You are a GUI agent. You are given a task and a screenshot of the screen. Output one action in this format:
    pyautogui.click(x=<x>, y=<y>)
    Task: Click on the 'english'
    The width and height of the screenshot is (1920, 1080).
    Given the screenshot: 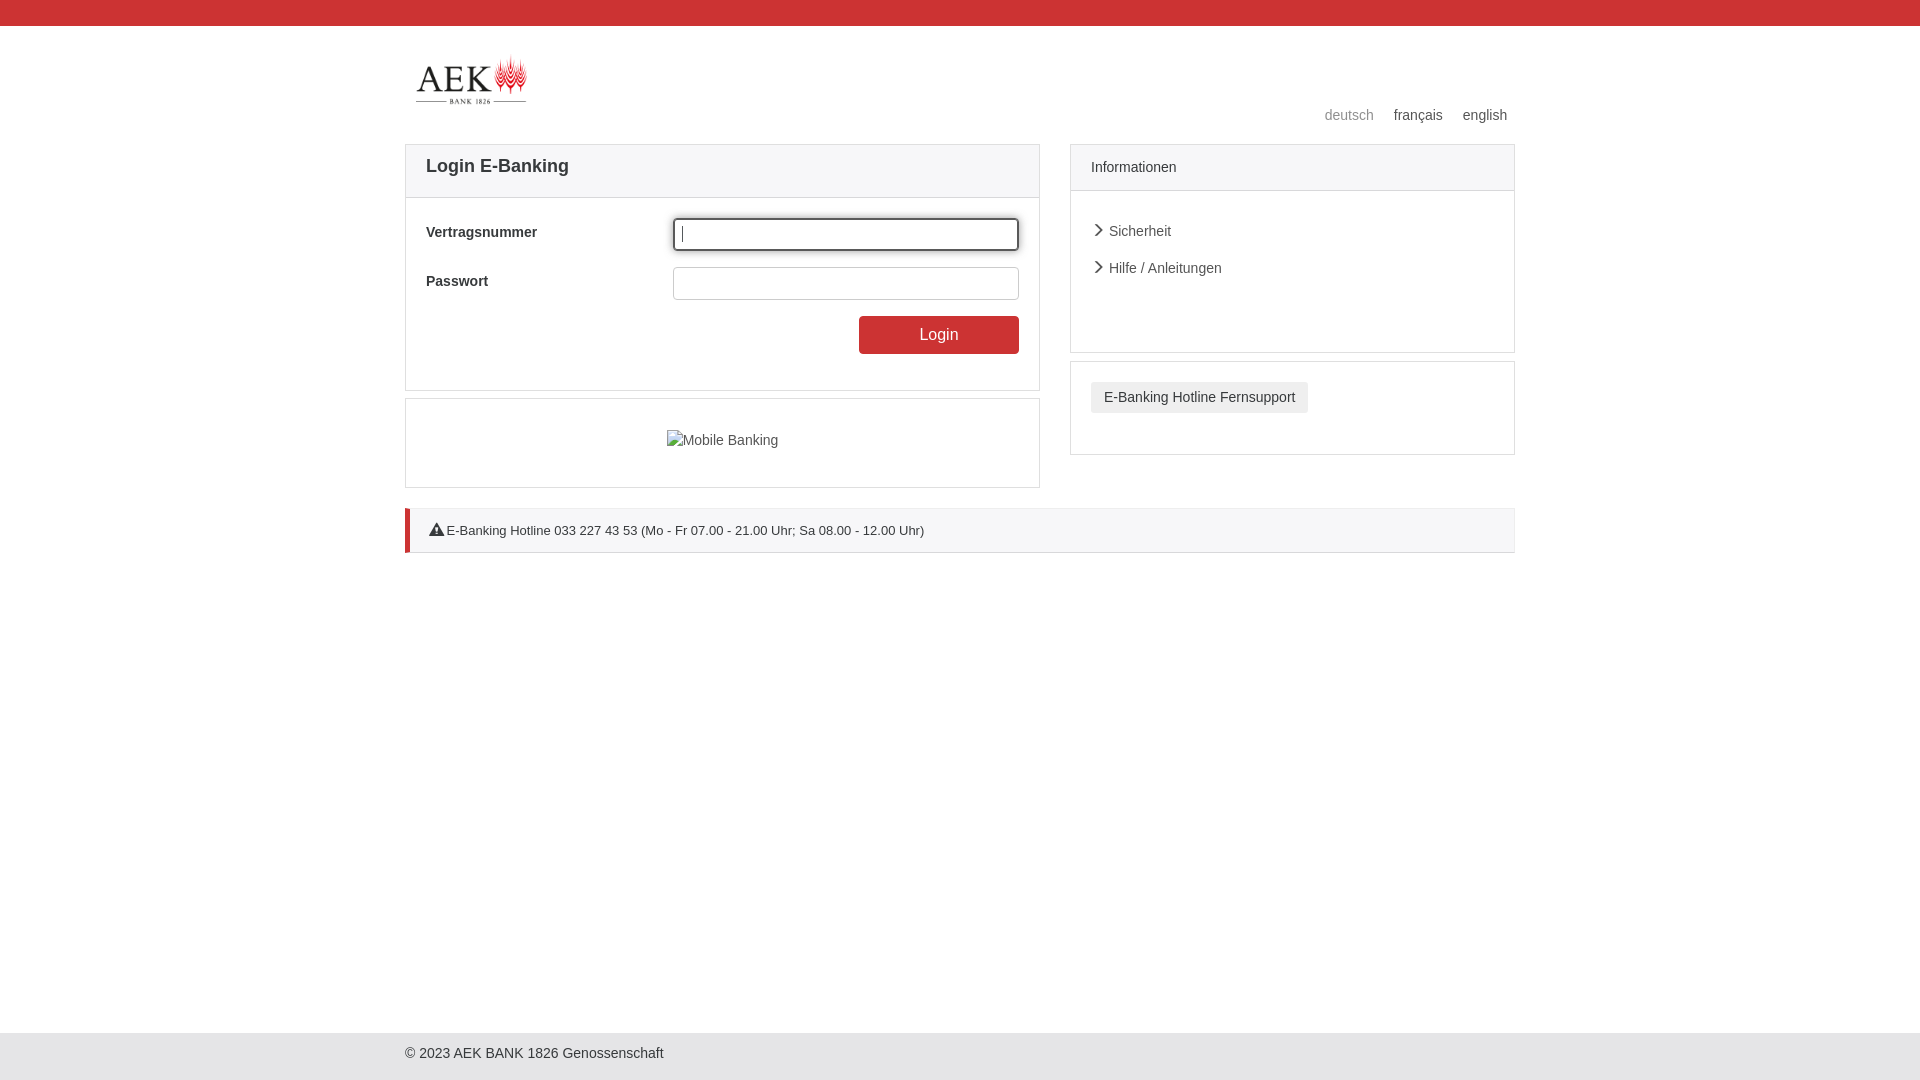 What is the action you would take?
    pyautogui.click(x=1474, y=115)
    